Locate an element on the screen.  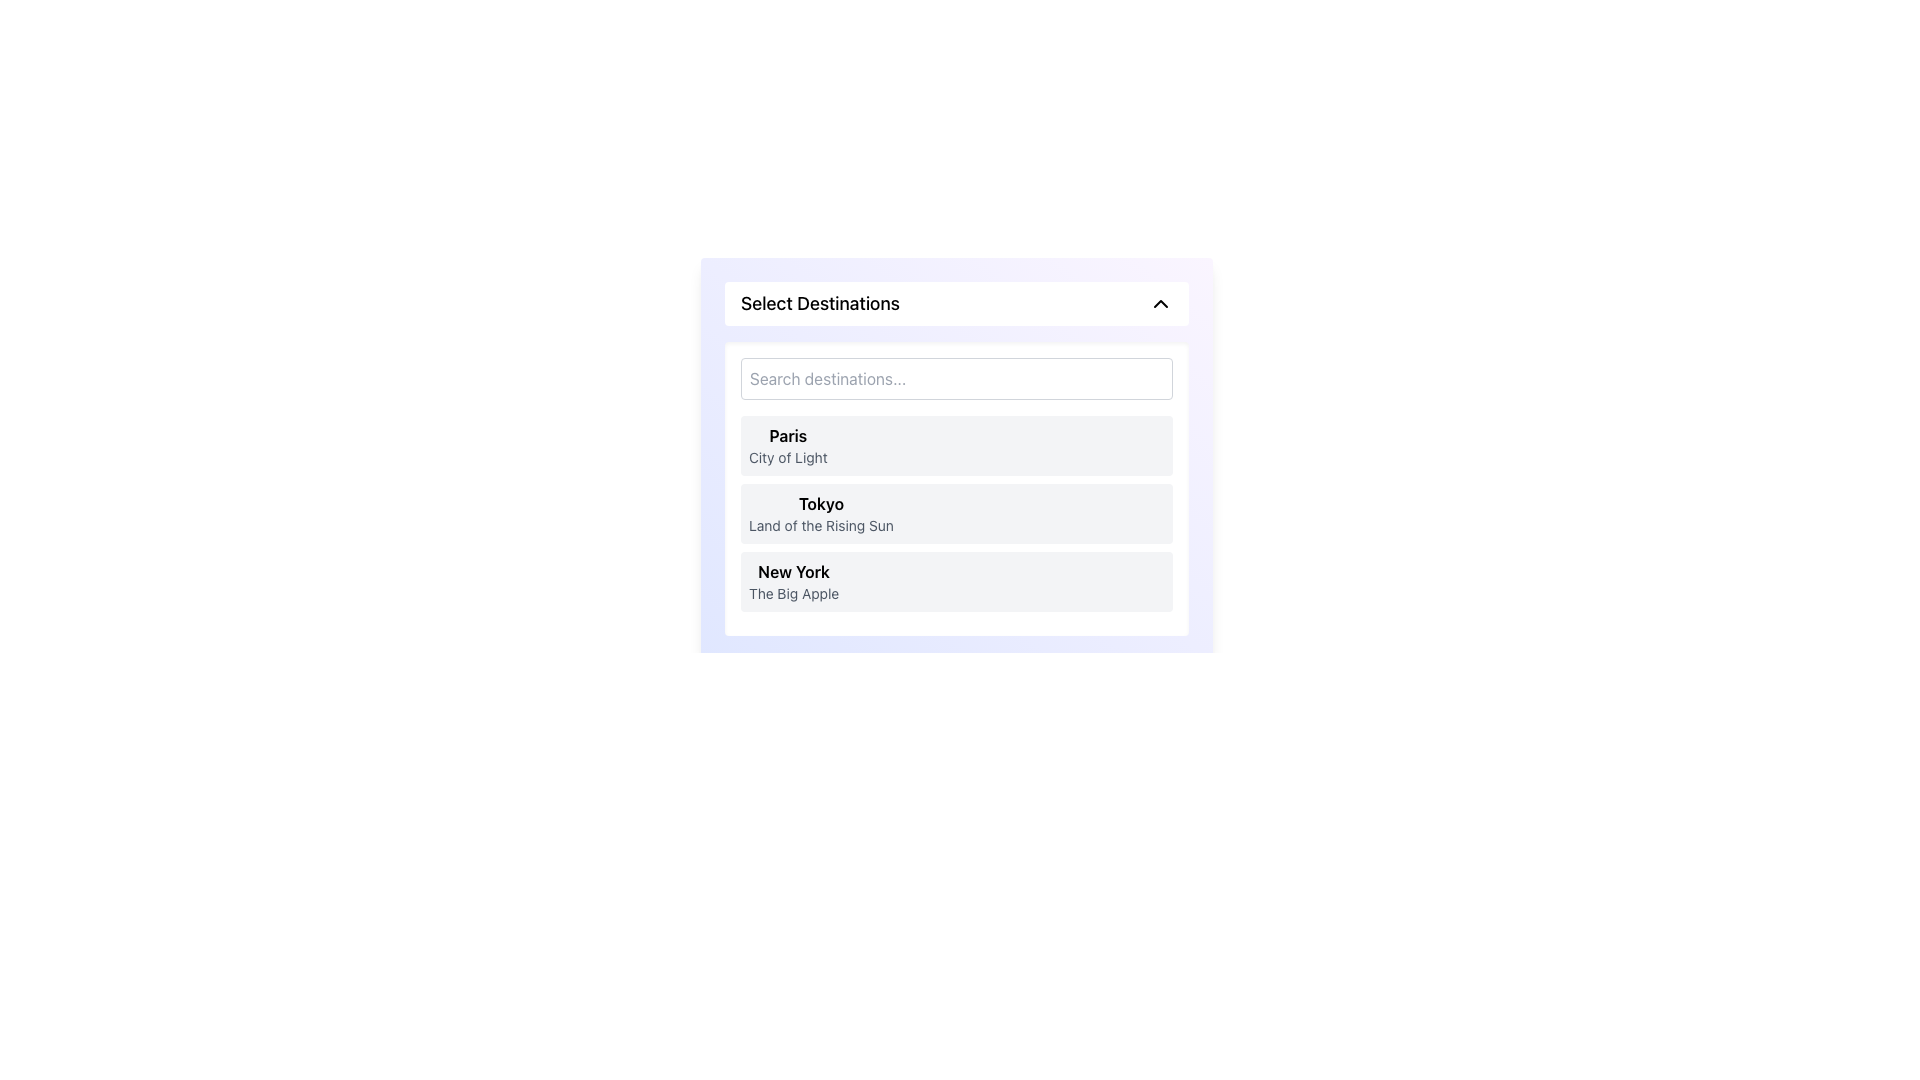
the interactive menu item for 'Tokyo' in the list of selectable destinations is located at coordinates (955, 512).